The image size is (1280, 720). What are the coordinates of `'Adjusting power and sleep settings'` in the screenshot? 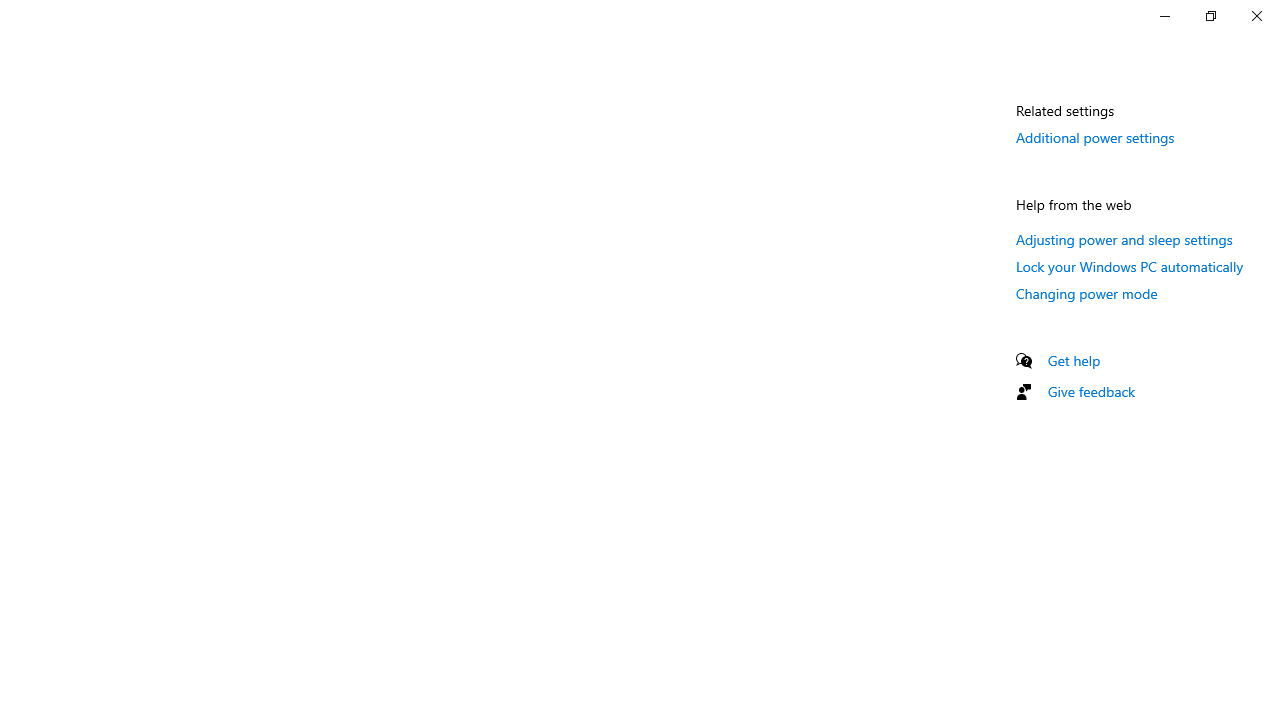 It's located at (1124, 238).